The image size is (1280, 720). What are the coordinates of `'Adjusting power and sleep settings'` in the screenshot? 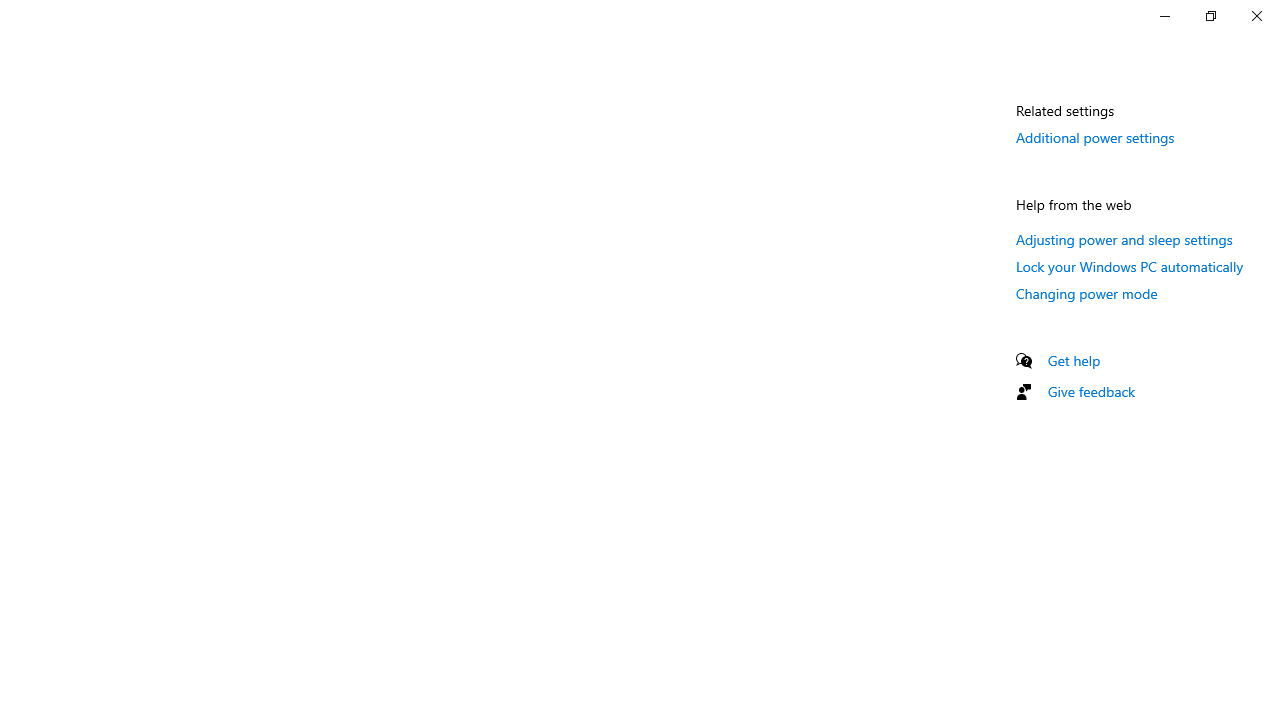 It's located at (1124, 238).